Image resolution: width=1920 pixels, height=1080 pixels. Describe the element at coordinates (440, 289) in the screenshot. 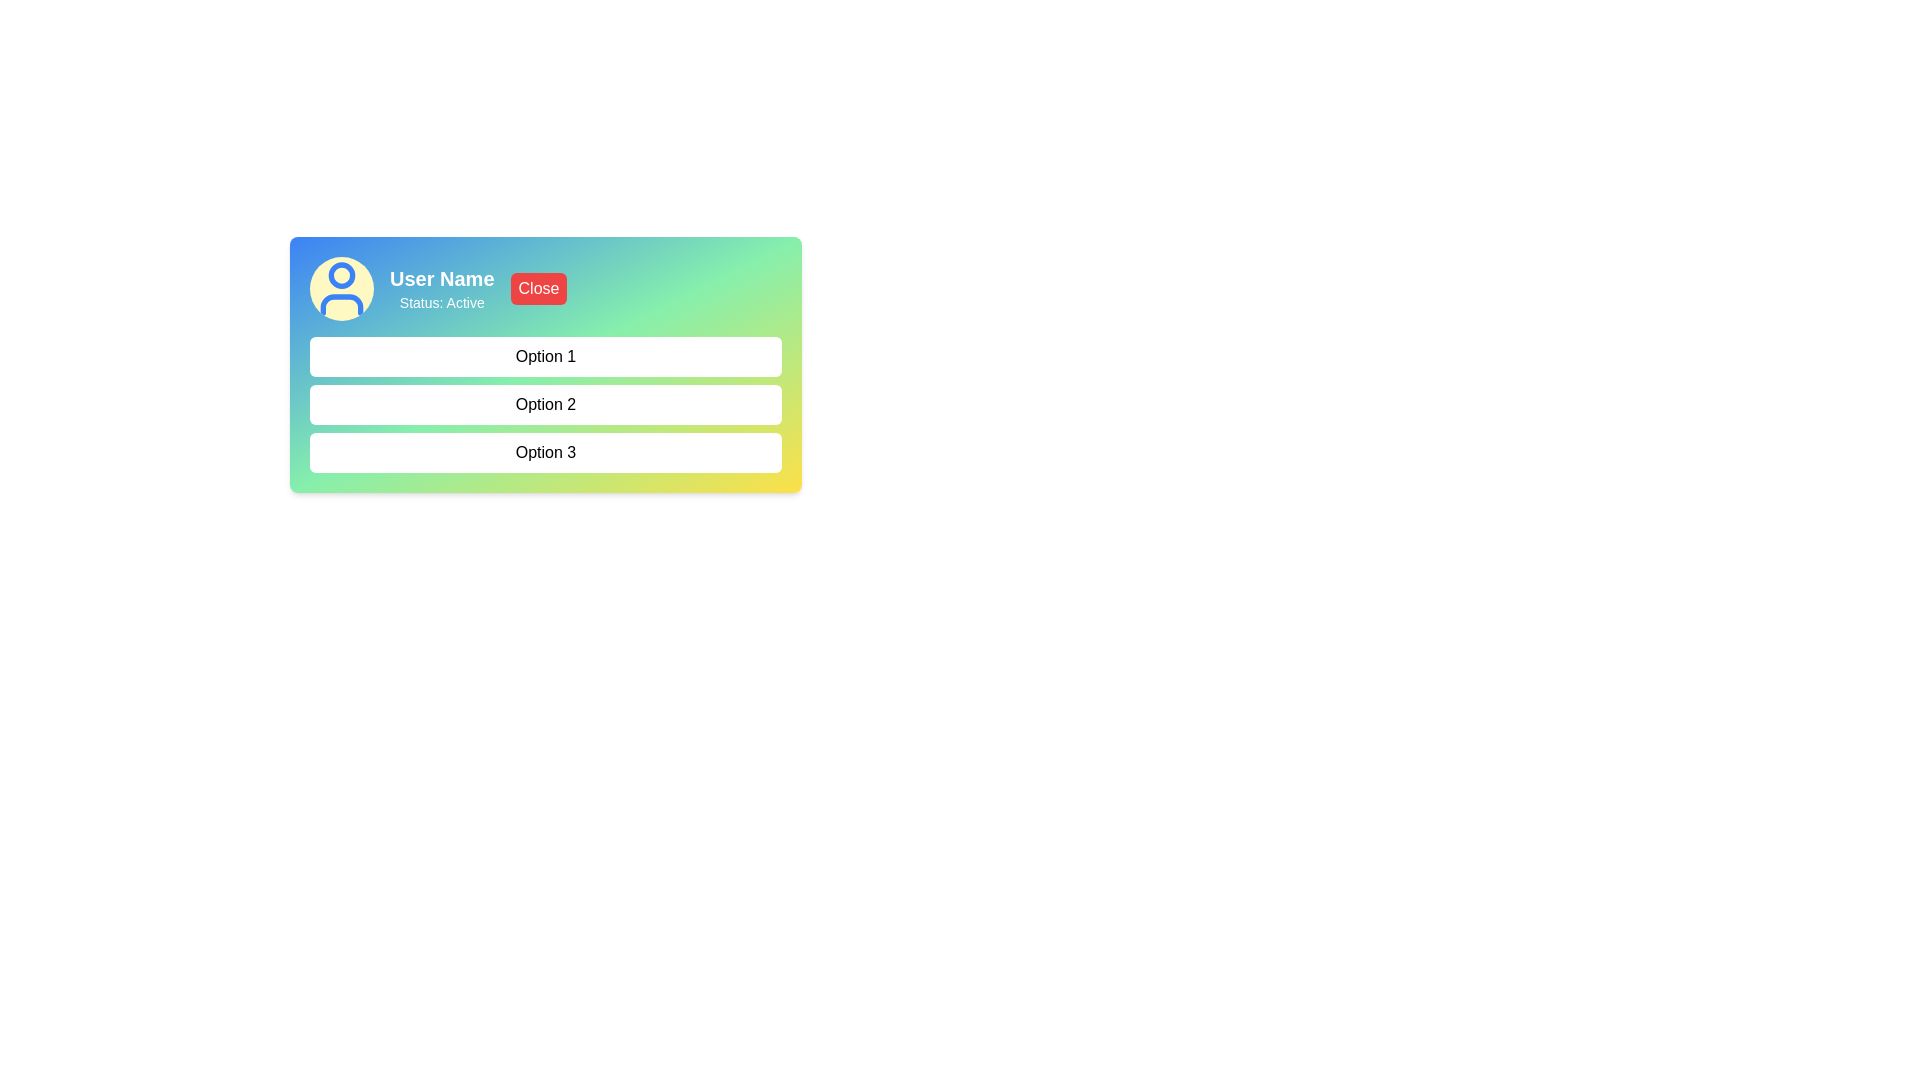

I see `the user information text display block that shows the username and current status 'Active', located centrally in the header section between the user icon and the 'Close' button` at that location.